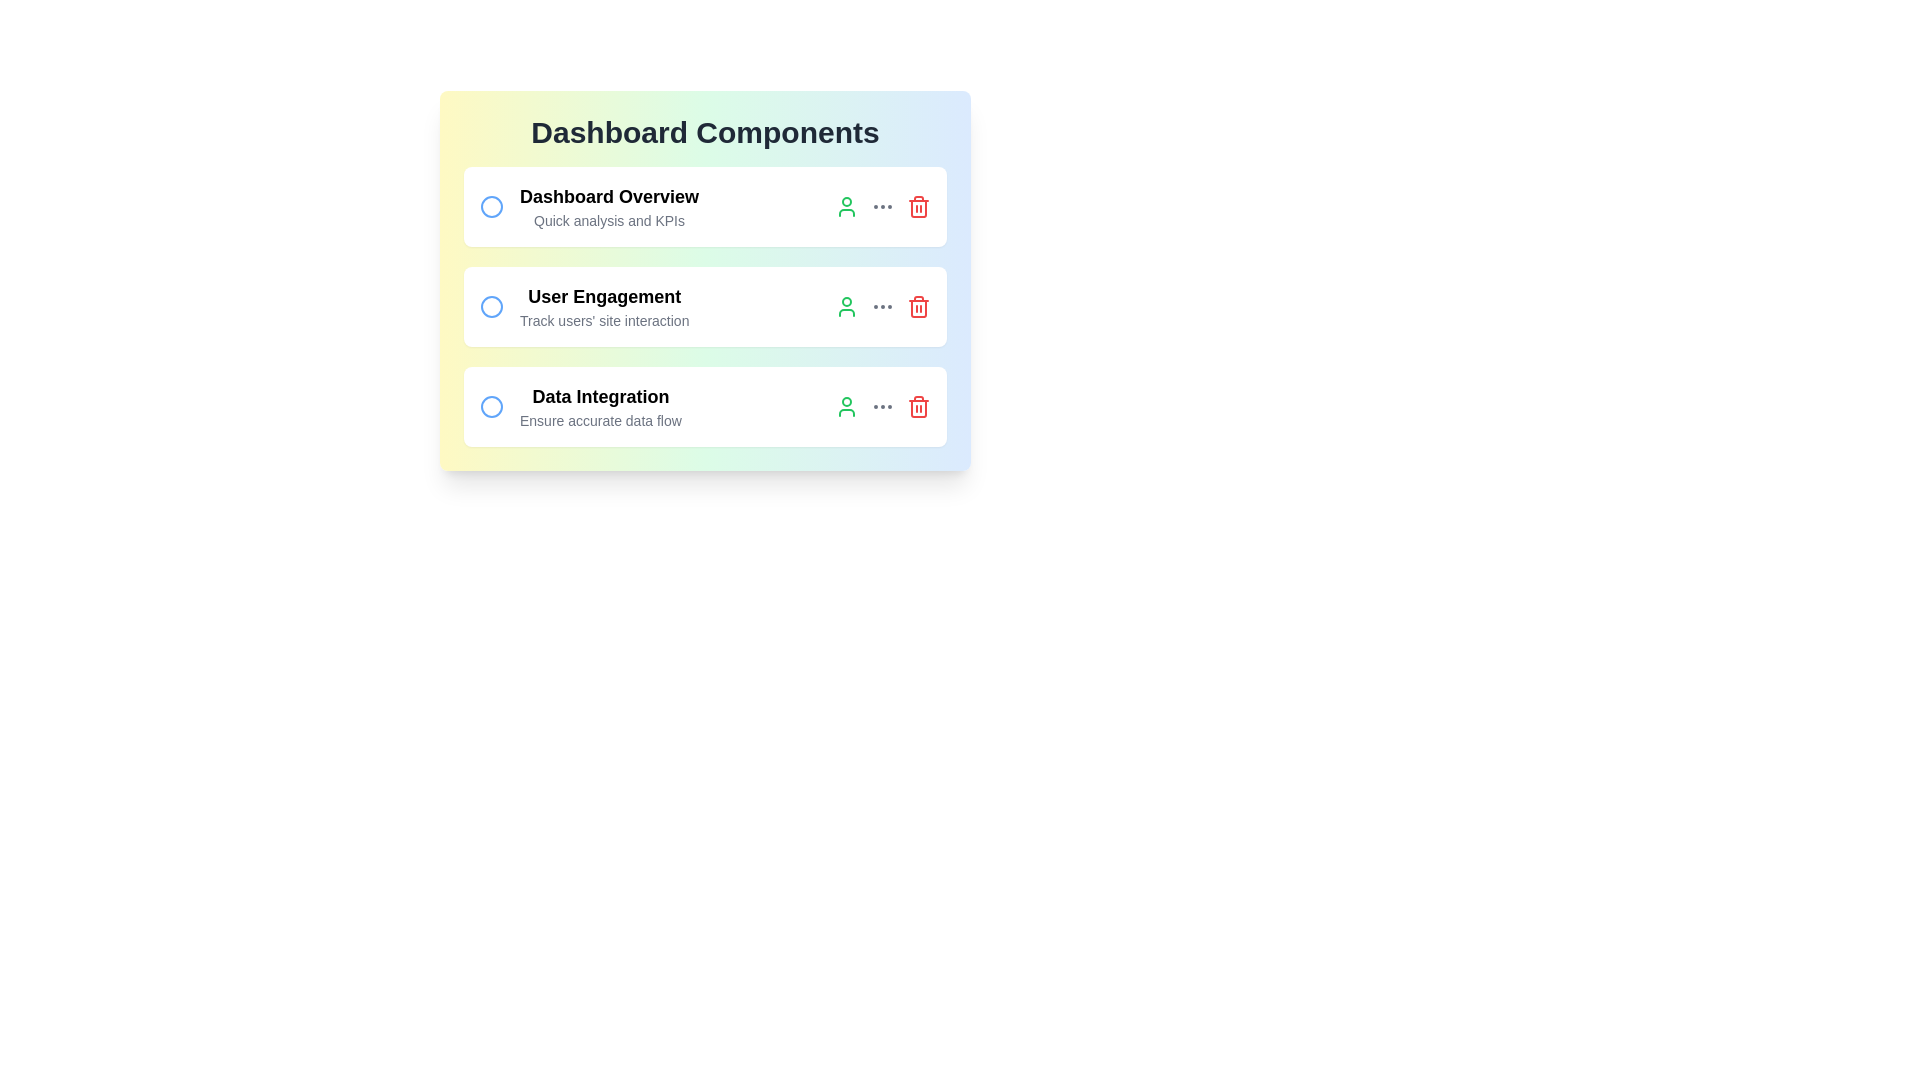 The height and width of the screenshot is (1080, 1920). Describe the element at coordinates (491, 406) in the screenshot. I see `the circle next to the task 'Data Integration' to select it` at that location.